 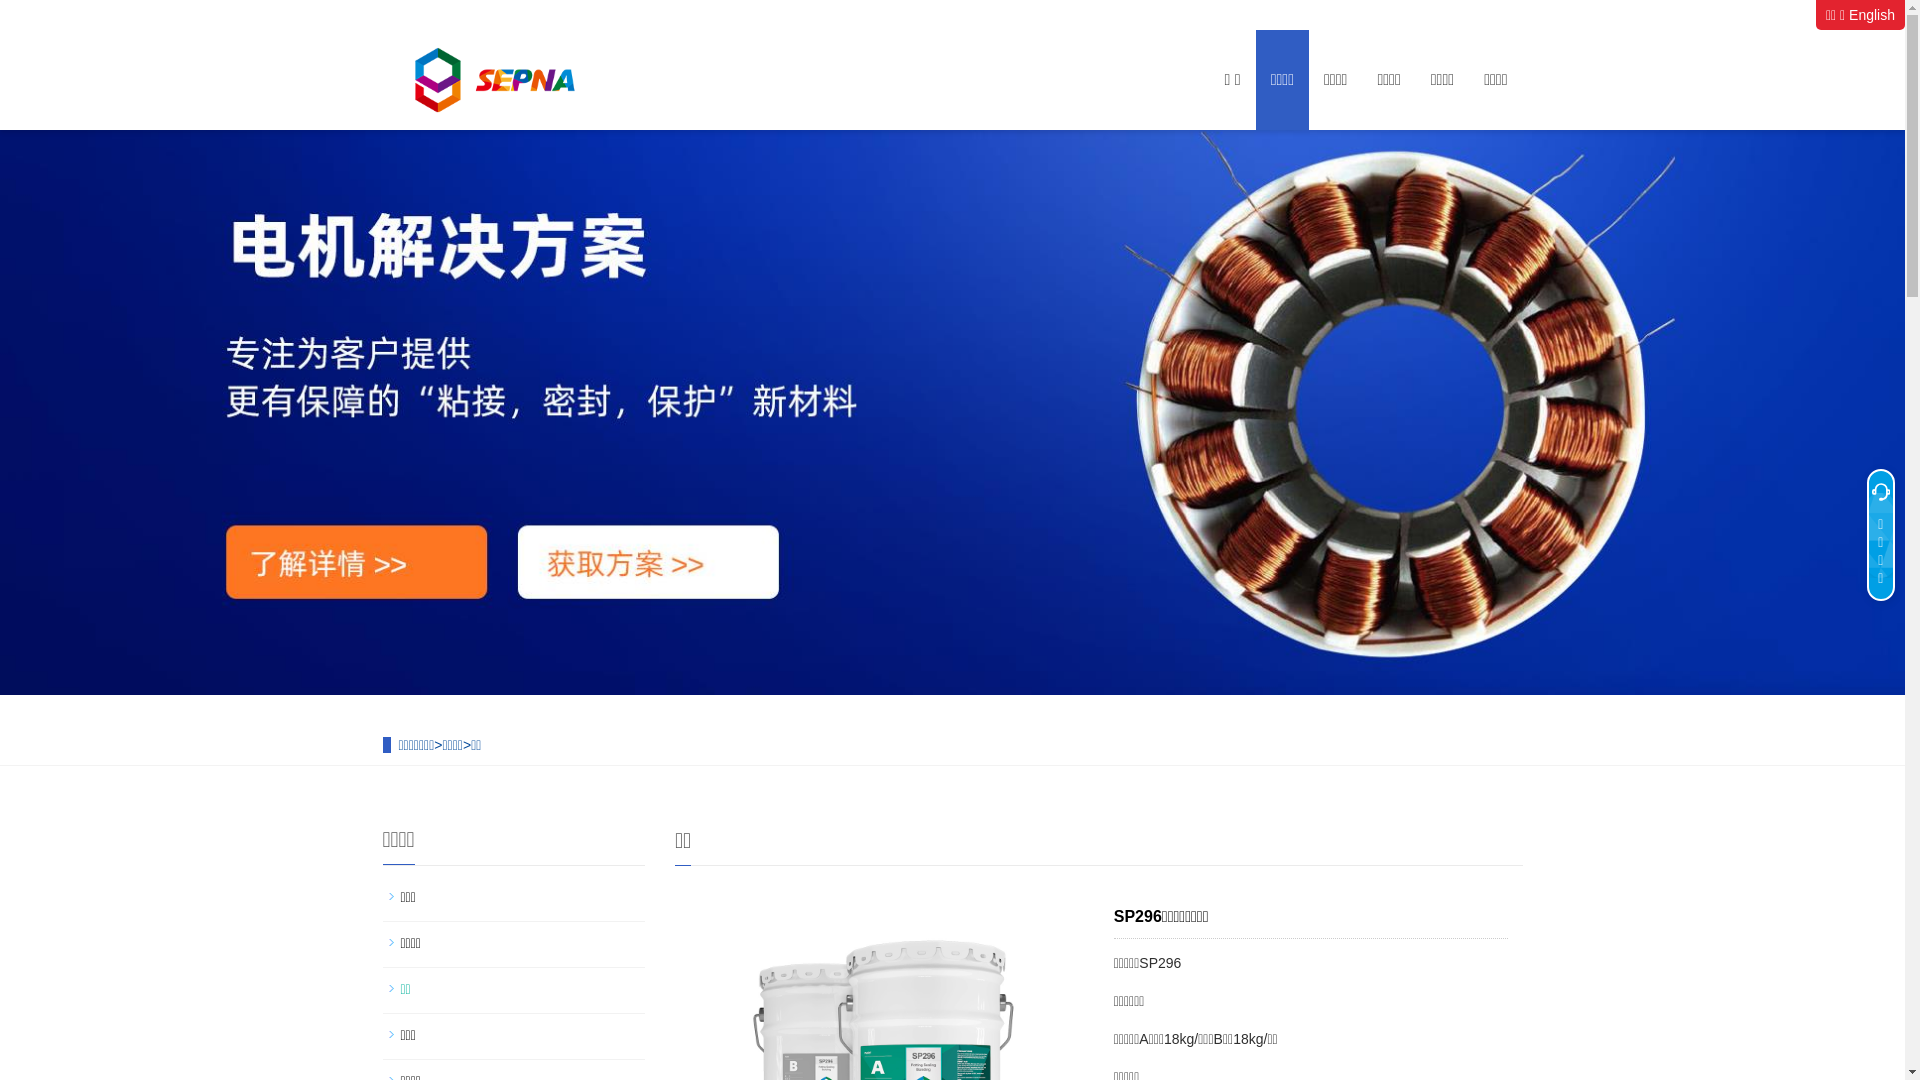 I want to click on 'English', so click(x=1847, y=15).